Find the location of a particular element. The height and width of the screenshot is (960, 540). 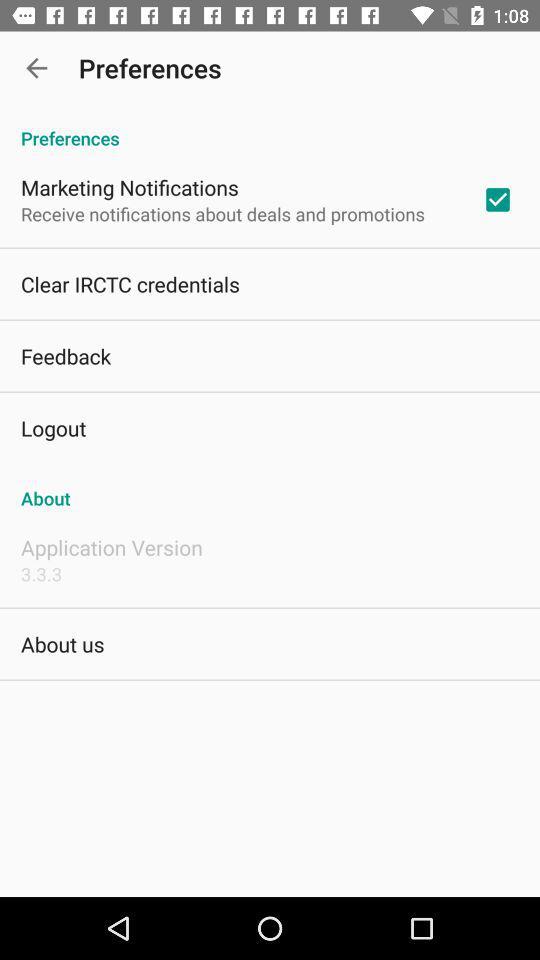

app above the about is located at coordinates (496, 199).